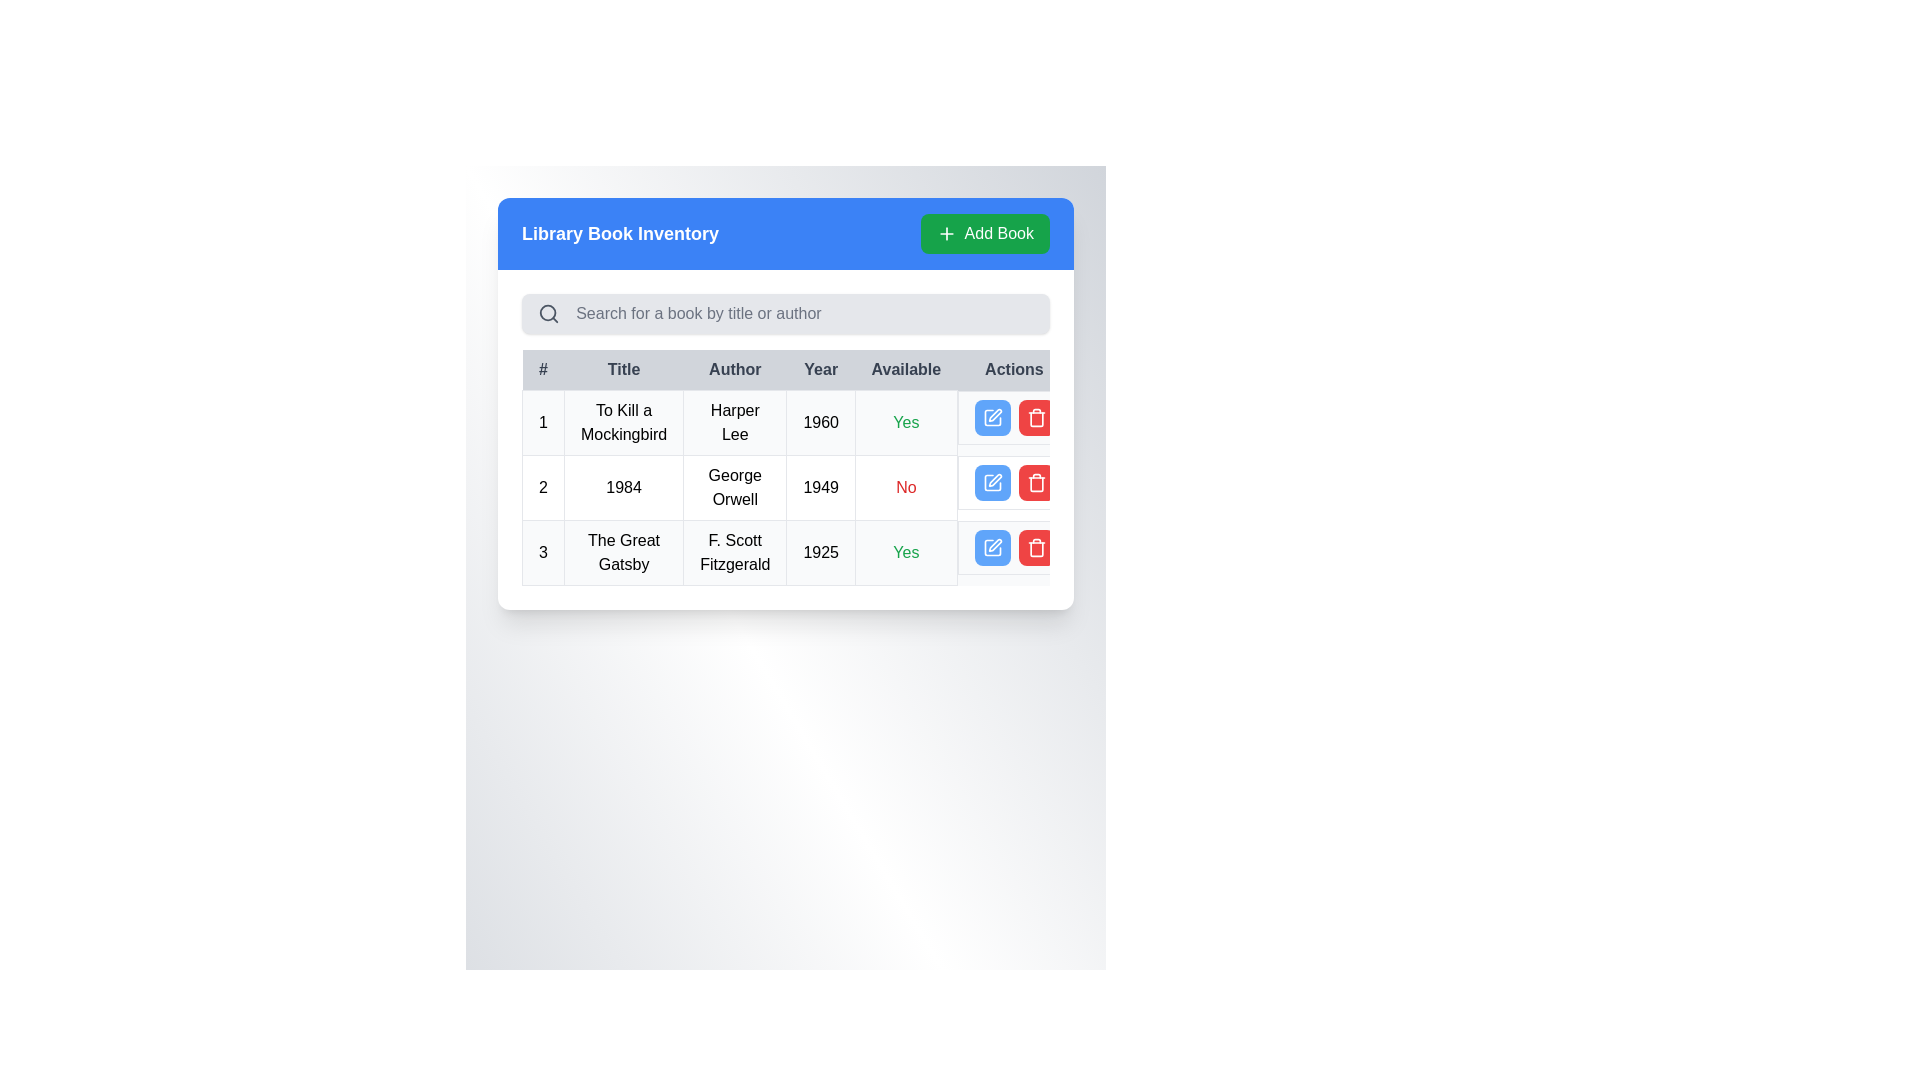  I want to click on the availability status text label located in the center column labeled 'Available' of the first row of the data table, which indicates 'Yes' to signify that the item is available, so click(905, 552).